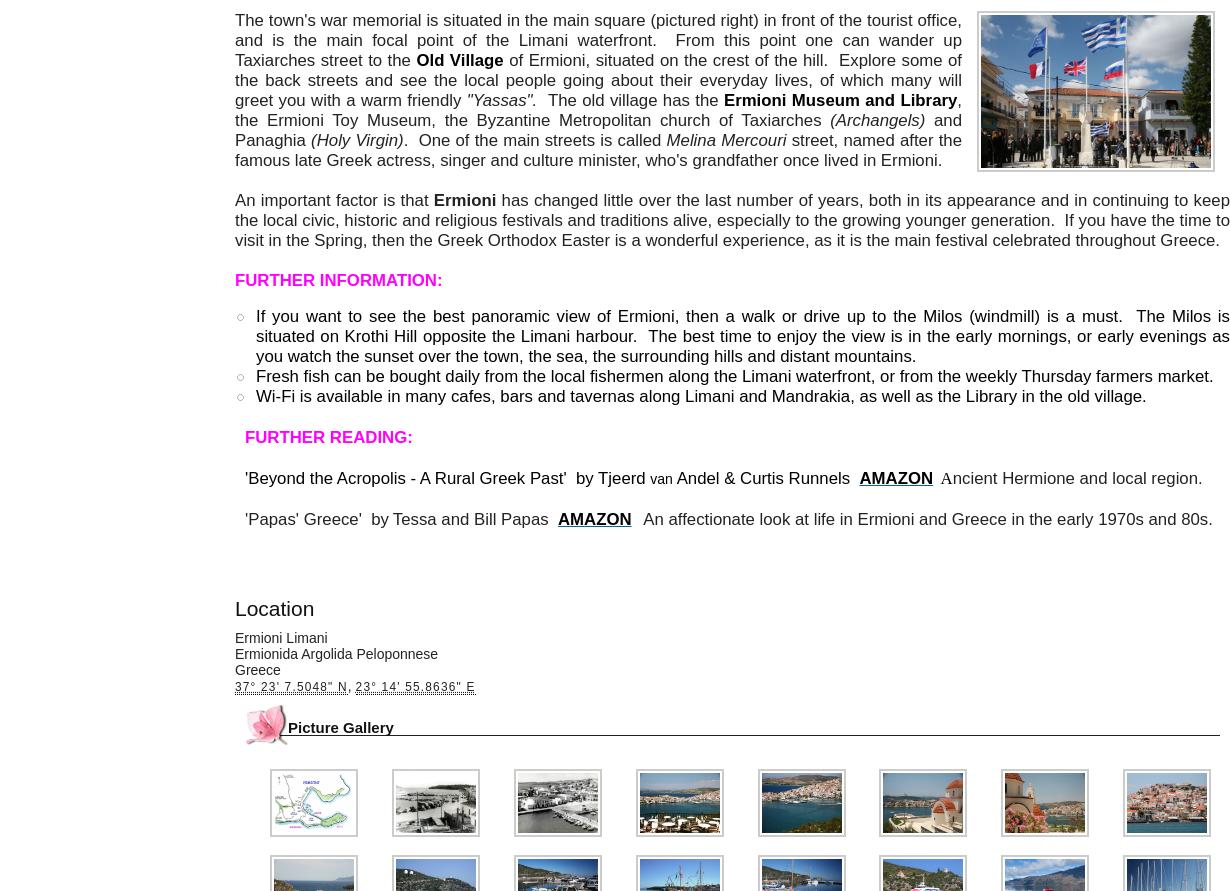 The image size is (1230, 891). I want to click on '37° 23' 7.5048" N', so click(291, 685).